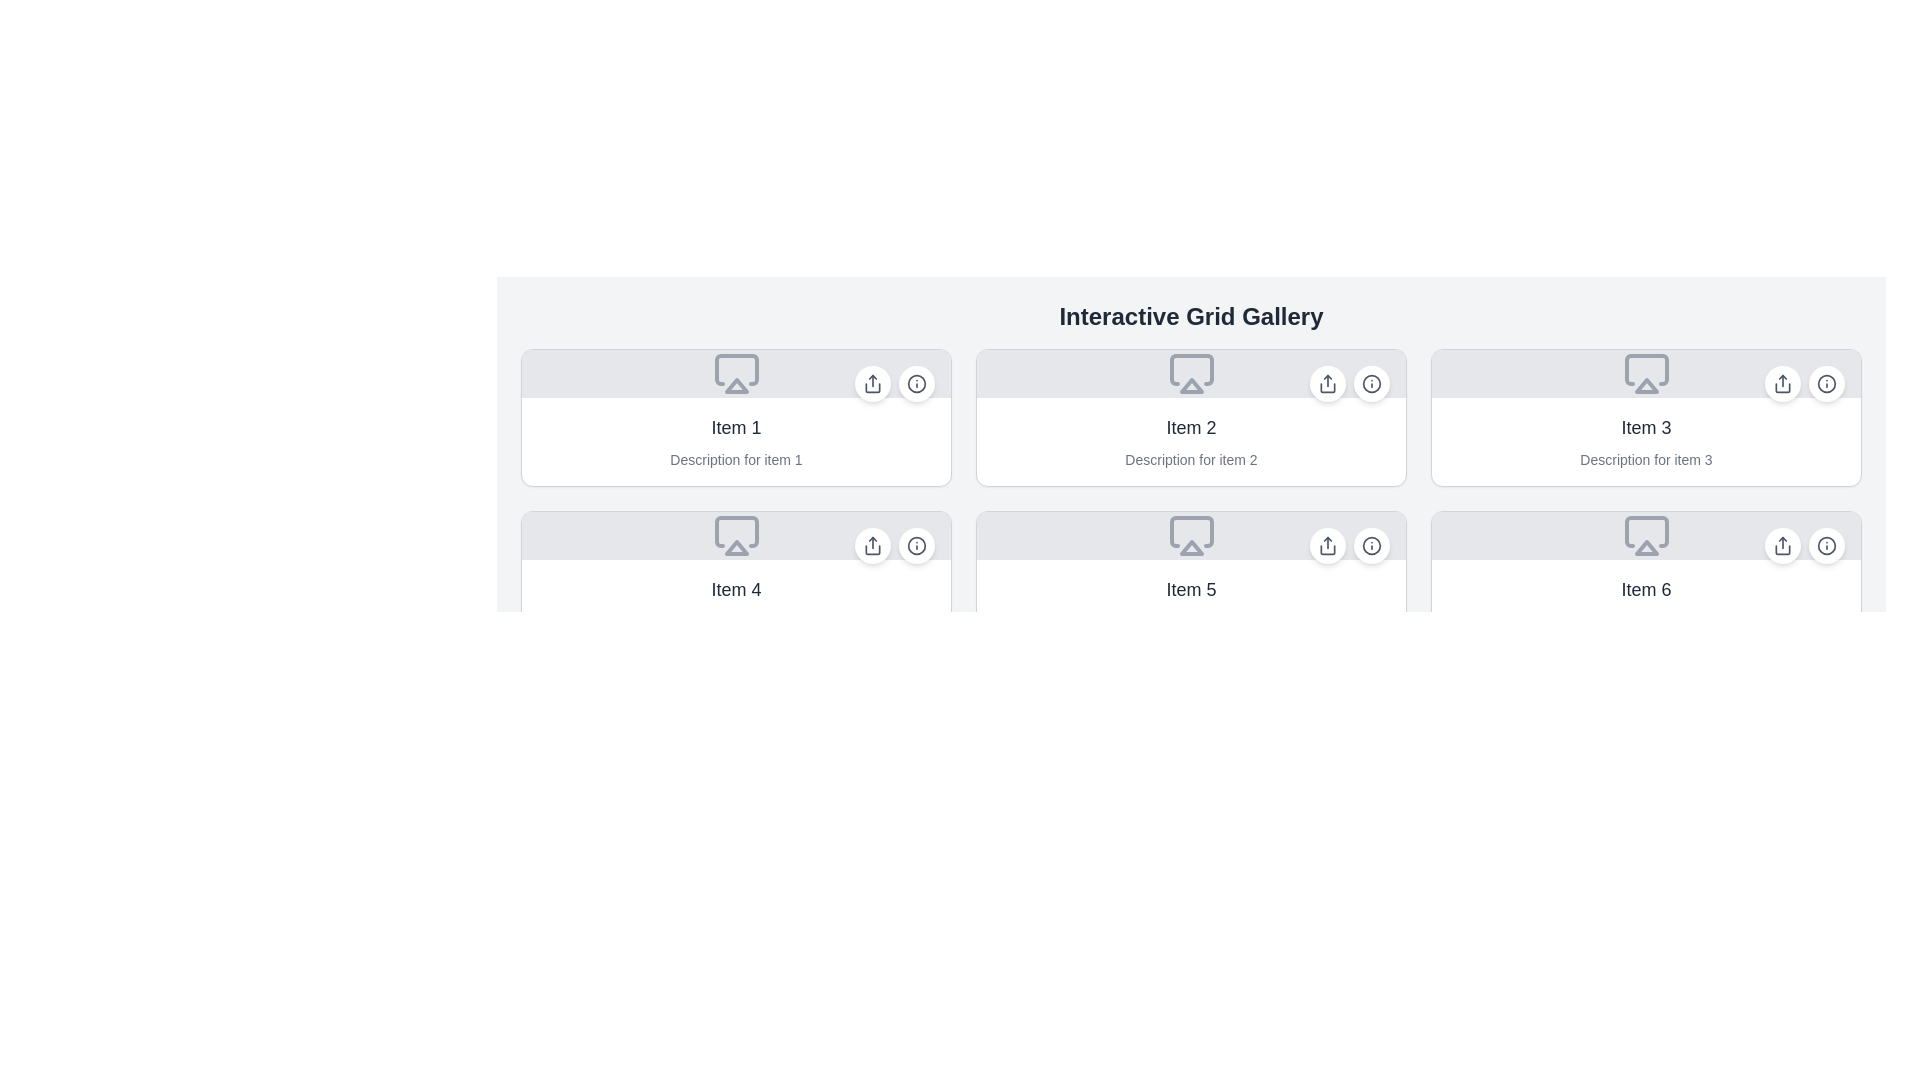 The width and height of the screenshot is (1920, 1080). What do you see at coordinates (1646, 589) in the screenshot?
I see `text label located in the bottom-right card of the grid layout, which serves as the title or identifier for the associated item` at bounding box center [1646, 589].